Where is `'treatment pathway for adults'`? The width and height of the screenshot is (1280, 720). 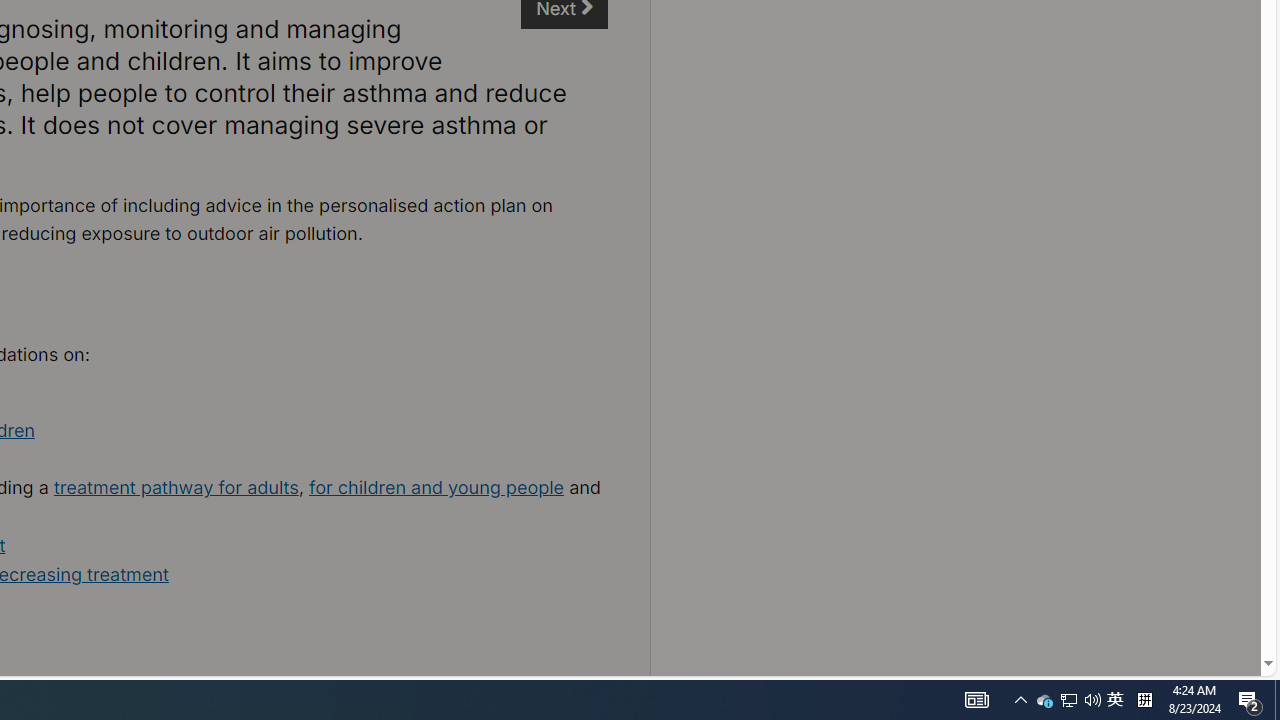 'treatment pathway for adults' is located at coordinates (176, 487).